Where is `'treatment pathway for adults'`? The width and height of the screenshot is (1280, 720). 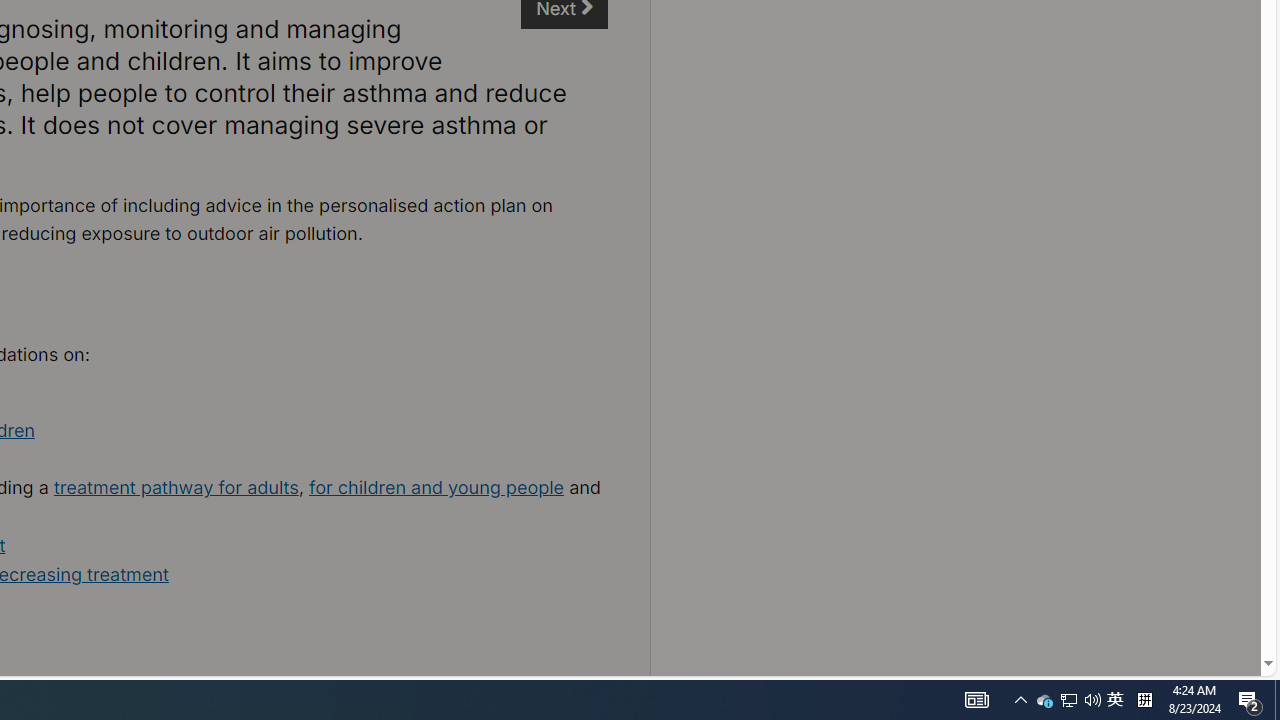 'treatment pathway for adults' is located at coordinates (176, 487).